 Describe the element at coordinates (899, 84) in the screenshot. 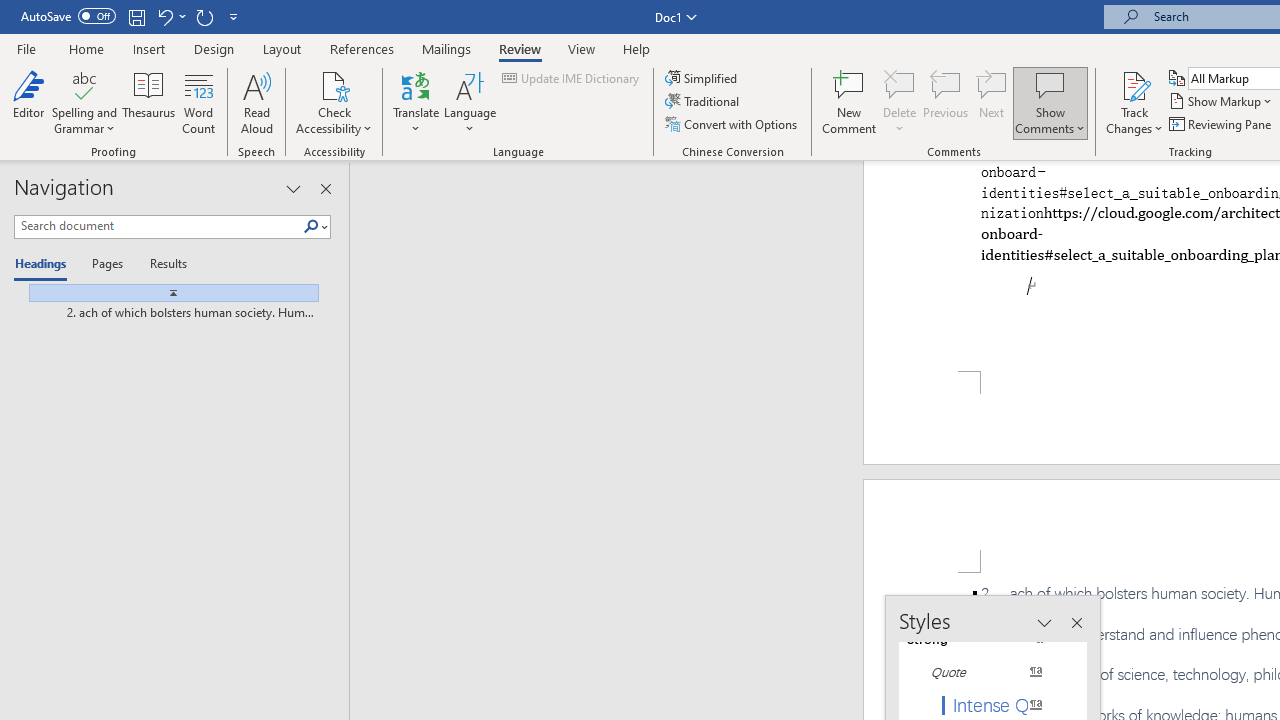

I see `'Delete'` at that location.